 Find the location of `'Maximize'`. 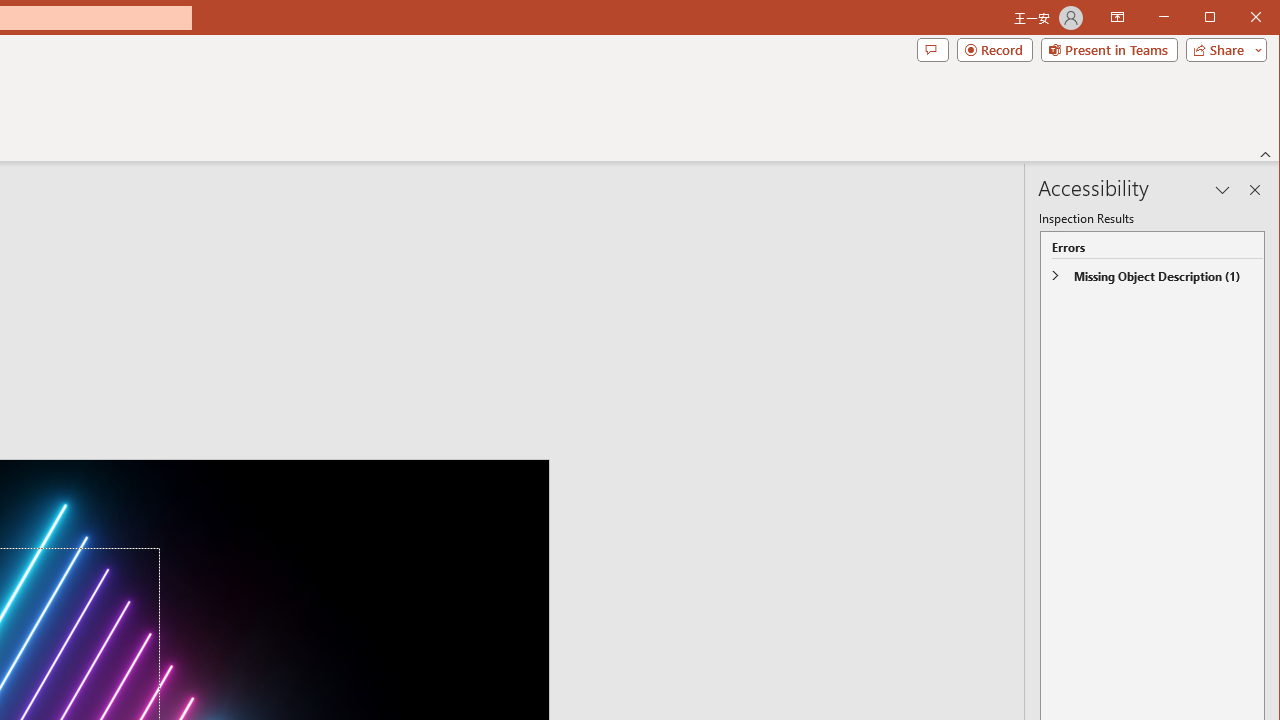

'Maximize' is located at coordinates (1238, 19).